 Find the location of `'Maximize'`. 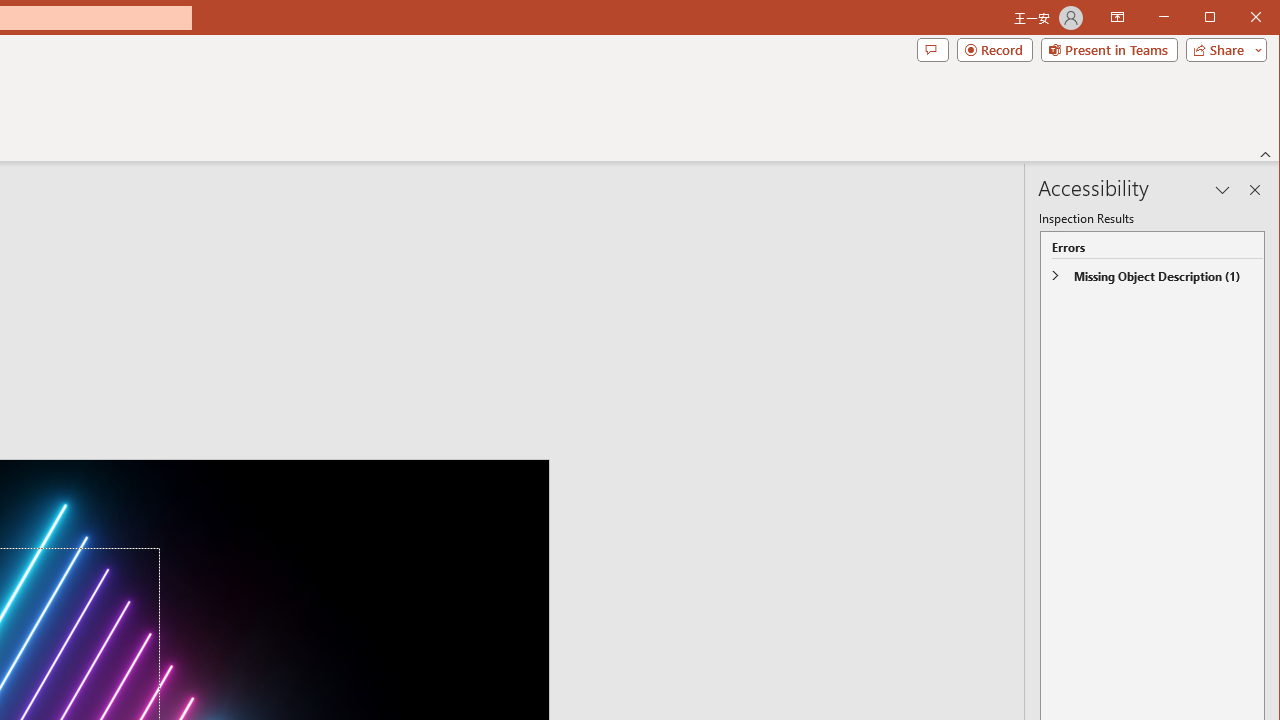

'Maximize' is located at coordinates (1238, 19).